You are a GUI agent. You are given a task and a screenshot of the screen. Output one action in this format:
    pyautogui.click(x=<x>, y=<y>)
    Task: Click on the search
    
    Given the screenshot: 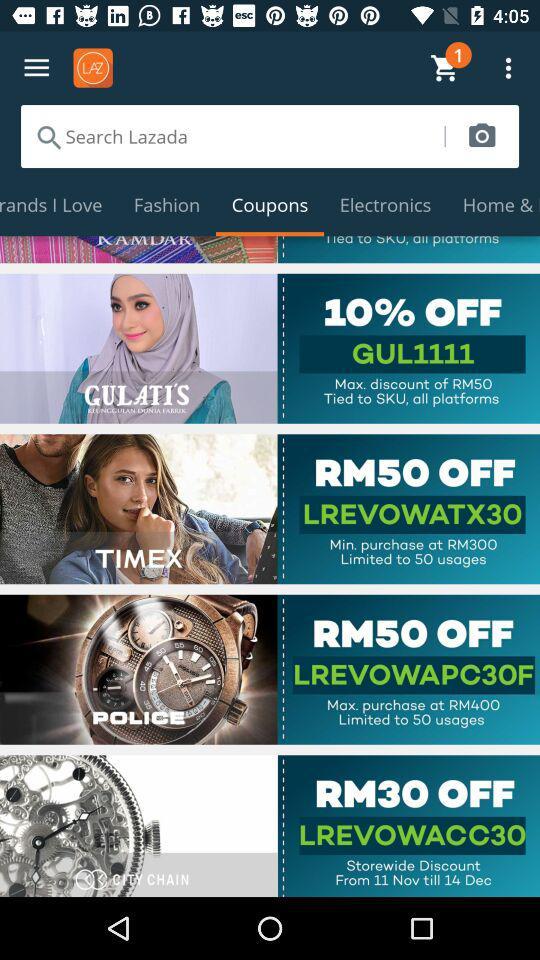 What is the action you would take?
    pyautogui.click(x=231, y=135)
    